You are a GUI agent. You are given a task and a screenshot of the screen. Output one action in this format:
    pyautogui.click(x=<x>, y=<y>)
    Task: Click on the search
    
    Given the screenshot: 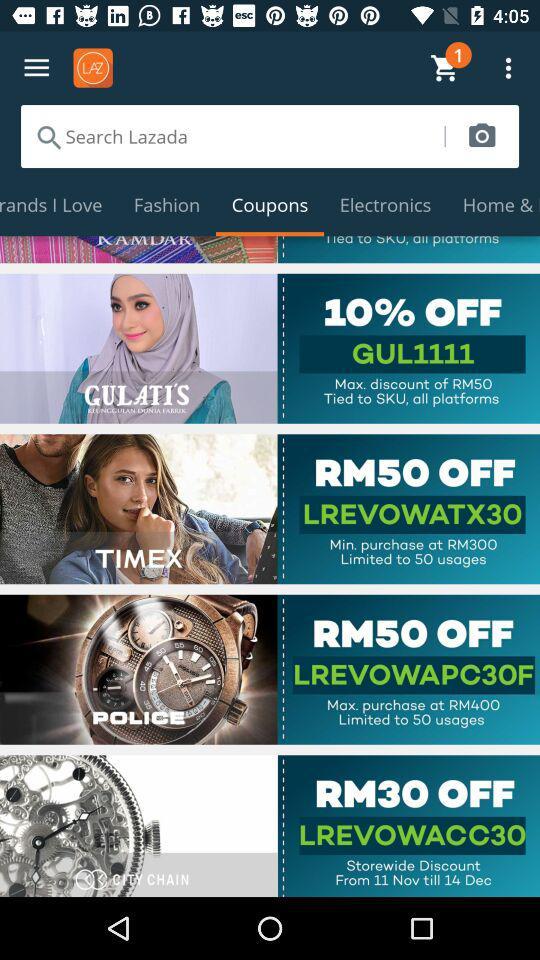 What is the action you would take?
    pyautogui.click(x=231, y=135)
    